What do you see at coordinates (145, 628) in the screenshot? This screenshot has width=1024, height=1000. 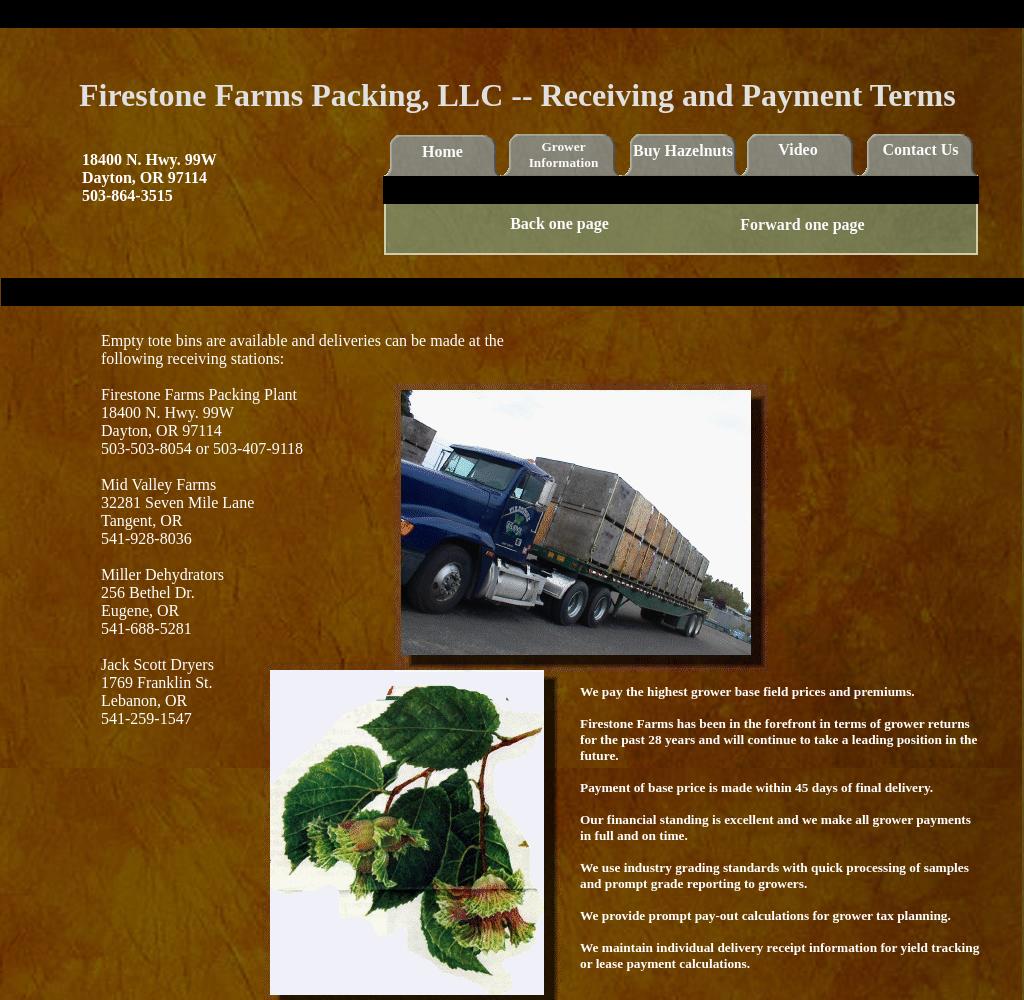 I see `'541-688-5281'` at bounding box center [145, 628].